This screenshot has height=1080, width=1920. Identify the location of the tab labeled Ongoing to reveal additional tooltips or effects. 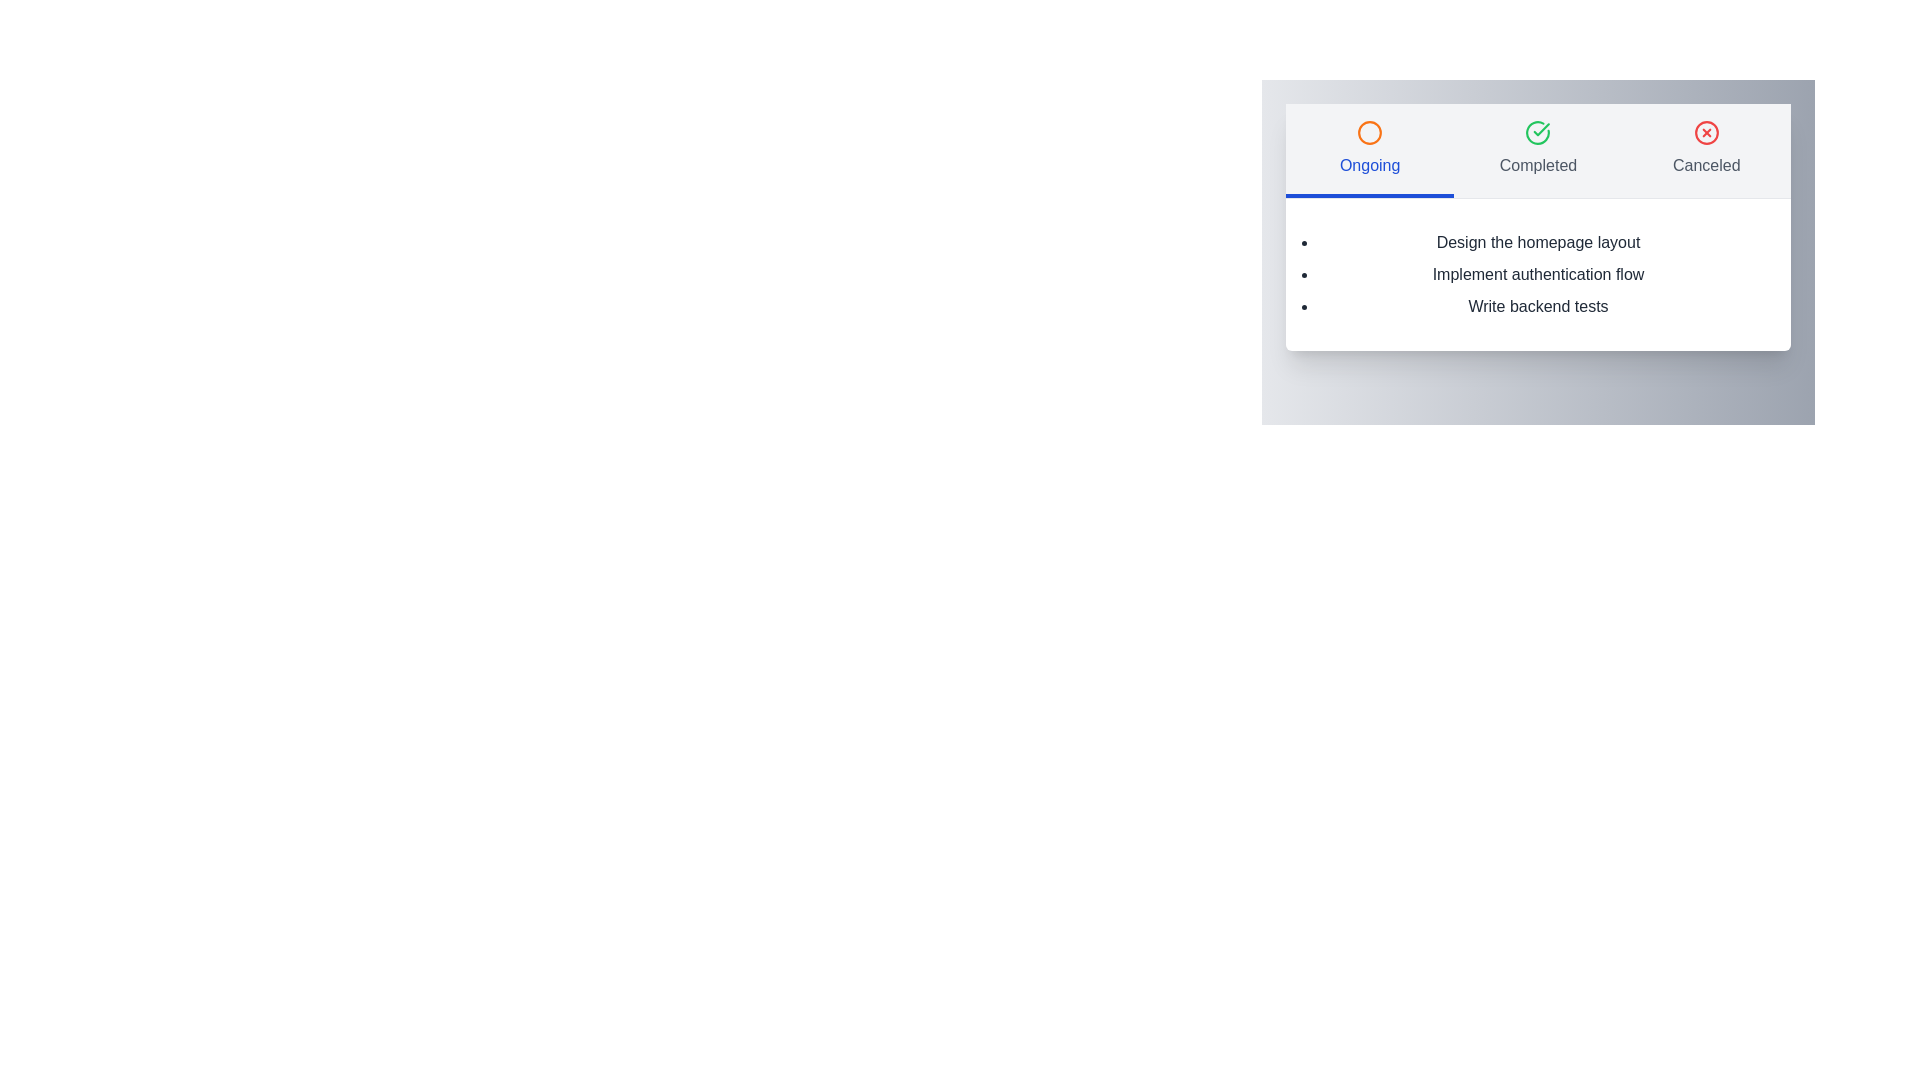
(1369, 149).